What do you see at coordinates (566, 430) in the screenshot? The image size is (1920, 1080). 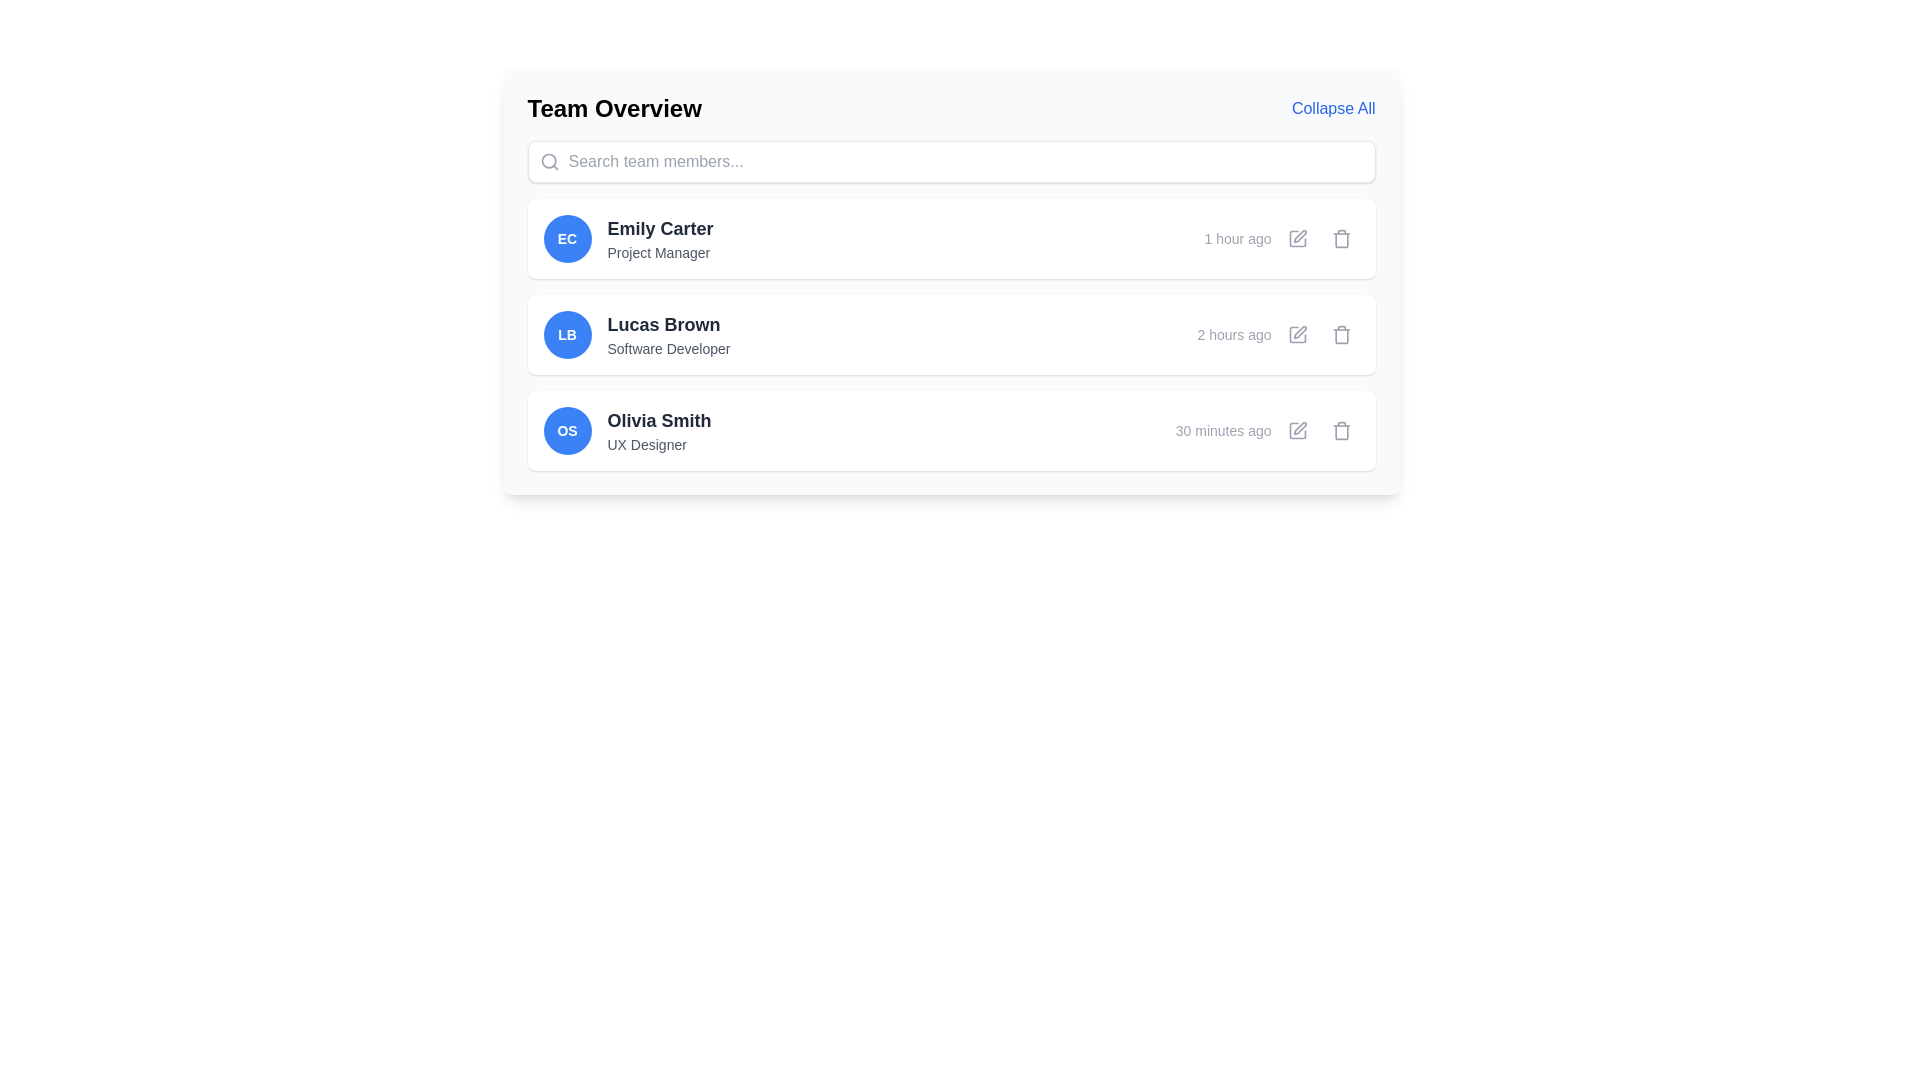 I see `the Avatar badge representing the user 'Olivia Smith', which is located as the leftmost component in the last row under the 'Team Overview' section` at bounding box center [566, 430].